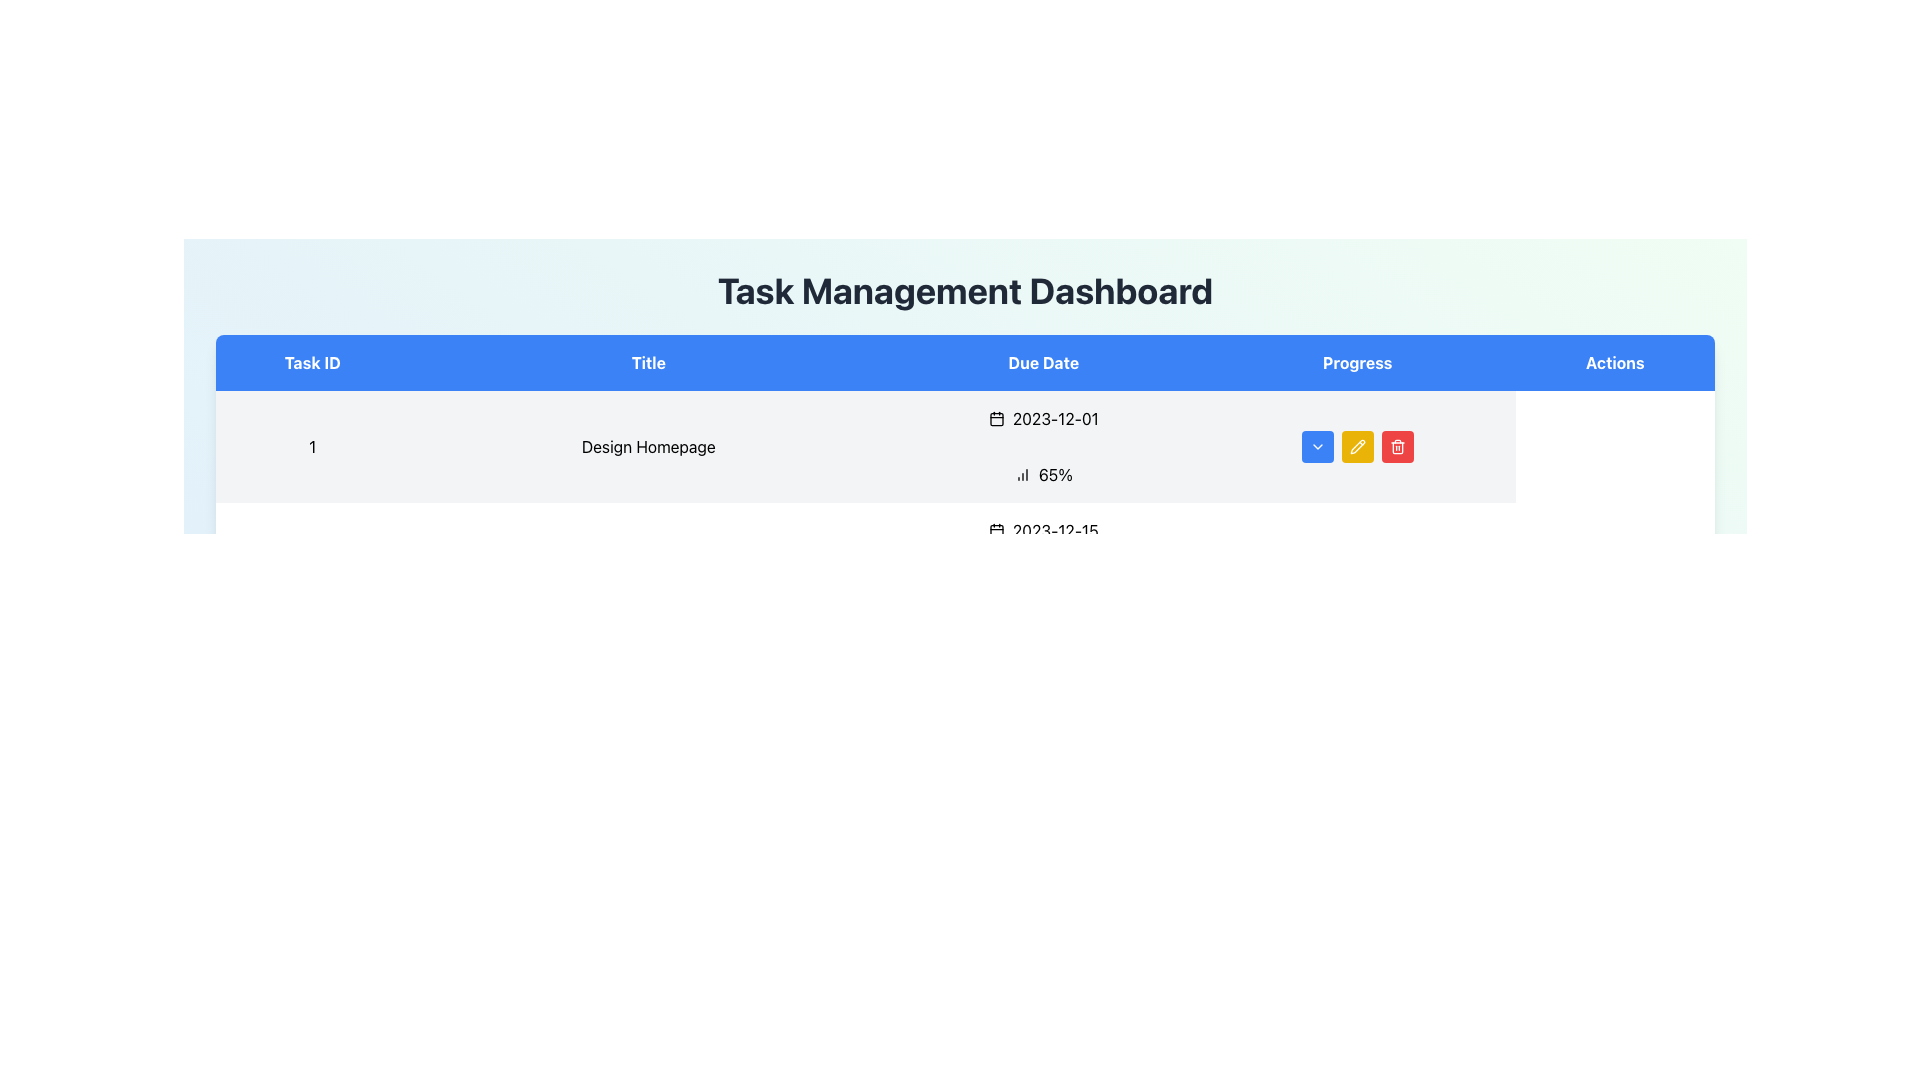 This screenshot has width=1920, height=1080. Describe the element at coordinates (965, 290) in the screenshot. I see `the title text element located at the top center of the page, which serves as a clear indicator of the dashboard's content` at that location.